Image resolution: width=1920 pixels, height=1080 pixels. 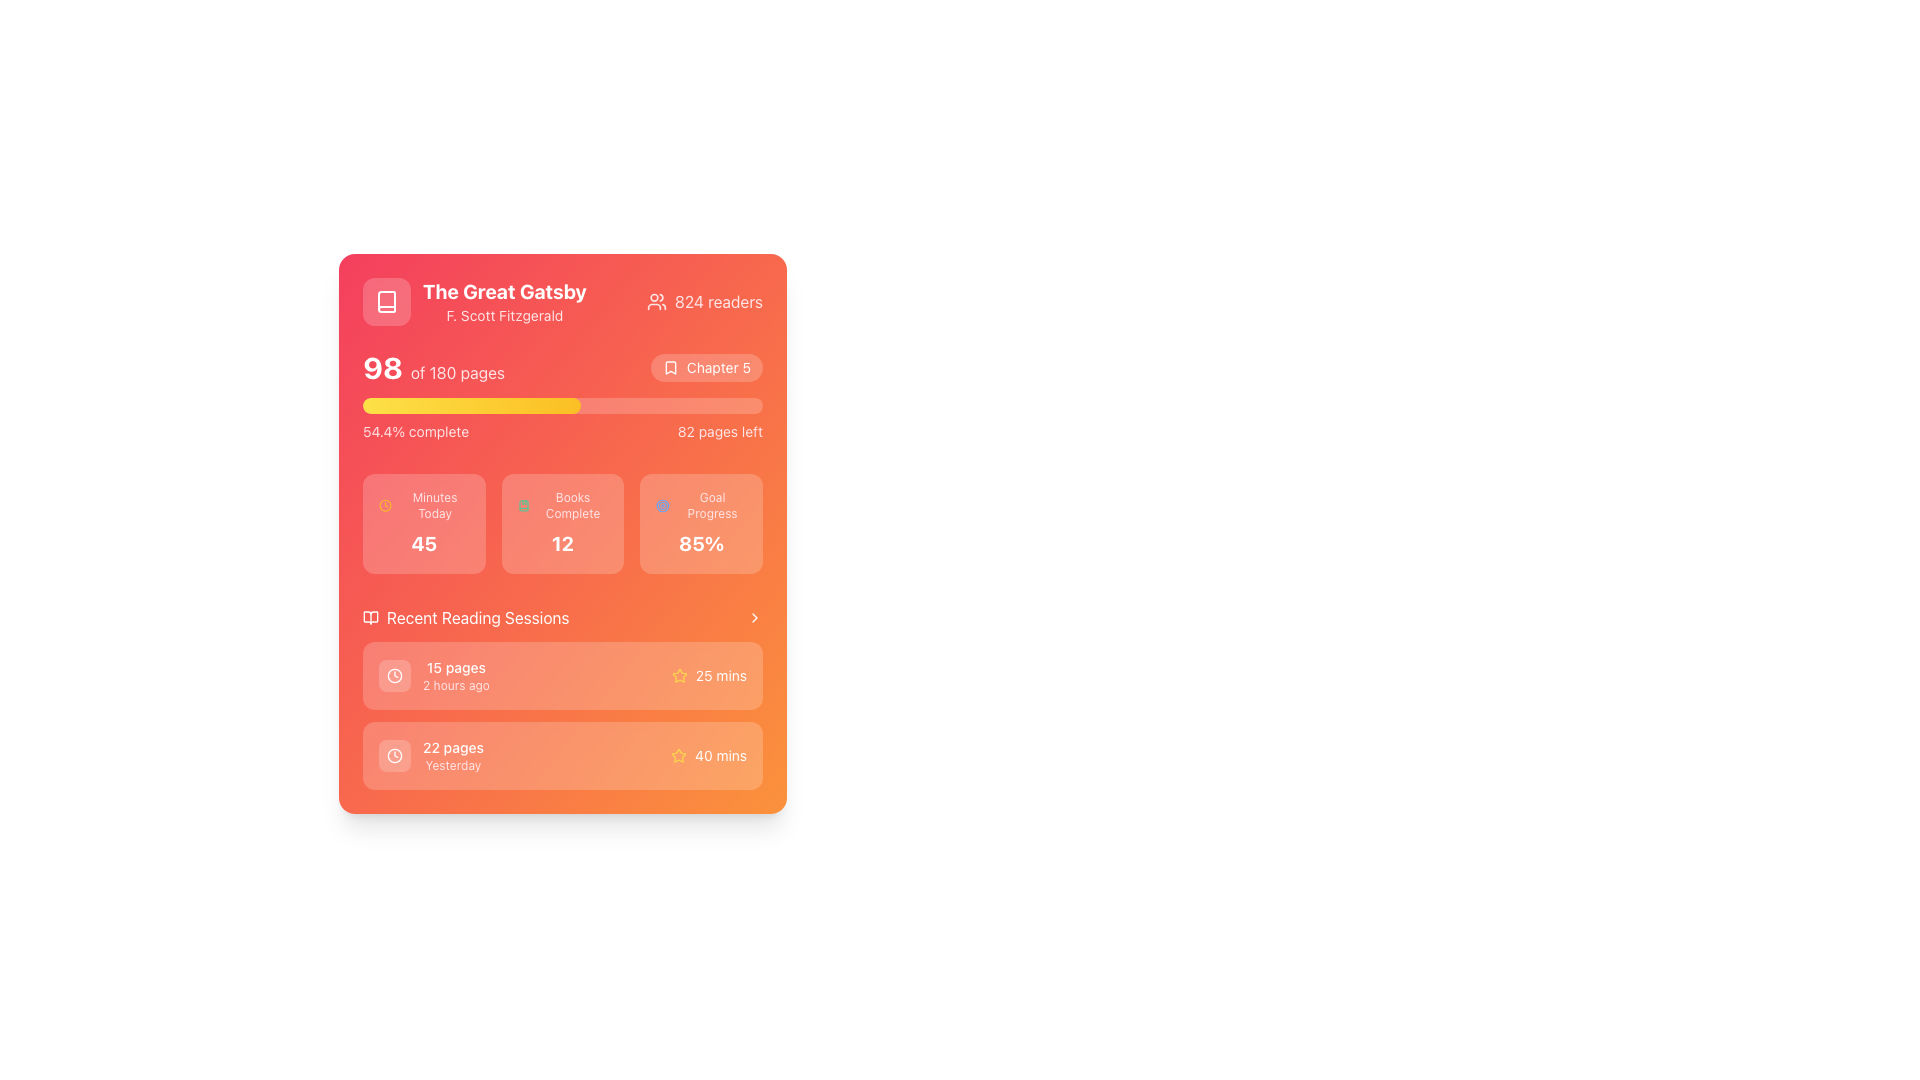 What do you see at coordinates (394, 675) in the screenshot?
I see `the icon that indicates the time spent on the associated reading session, located to the left of the text displaying '15 pages' and '2 hours ago' in the recent reading sessions section of the dashboard` at bounding box center [394, 675].